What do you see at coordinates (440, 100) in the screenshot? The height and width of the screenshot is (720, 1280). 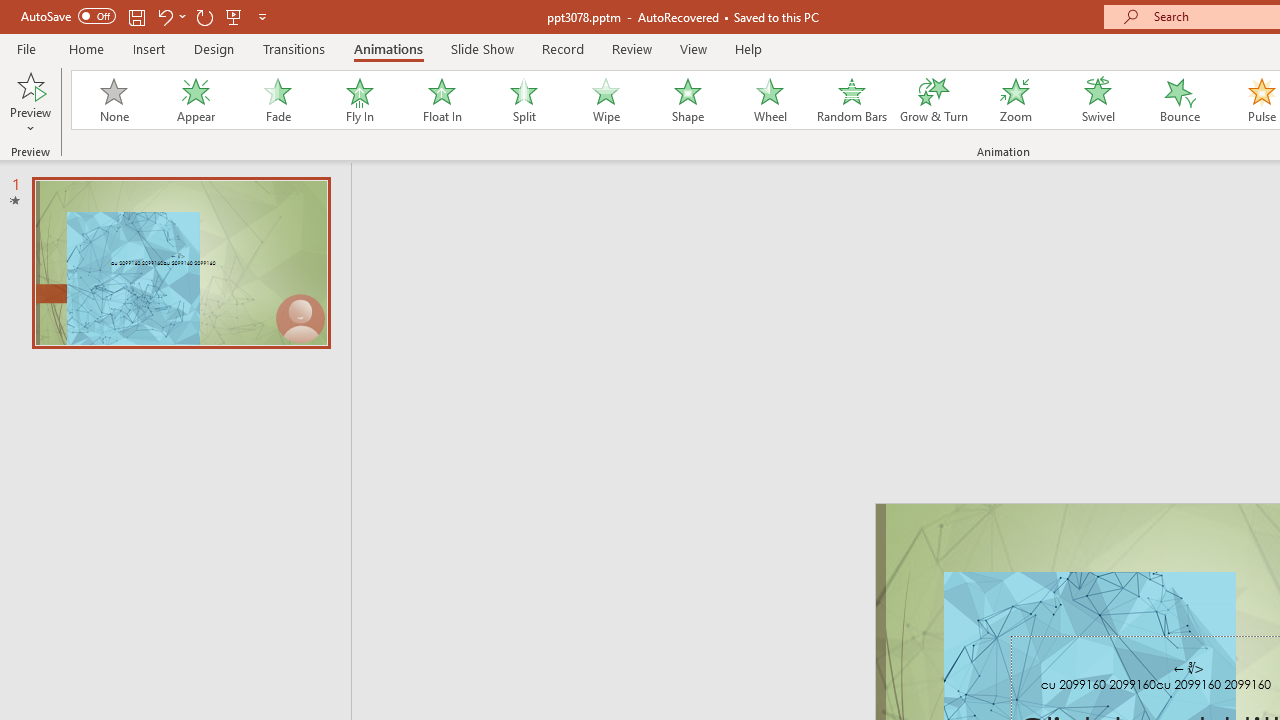 I see `'Float In'` at bounding box center [440, 100].